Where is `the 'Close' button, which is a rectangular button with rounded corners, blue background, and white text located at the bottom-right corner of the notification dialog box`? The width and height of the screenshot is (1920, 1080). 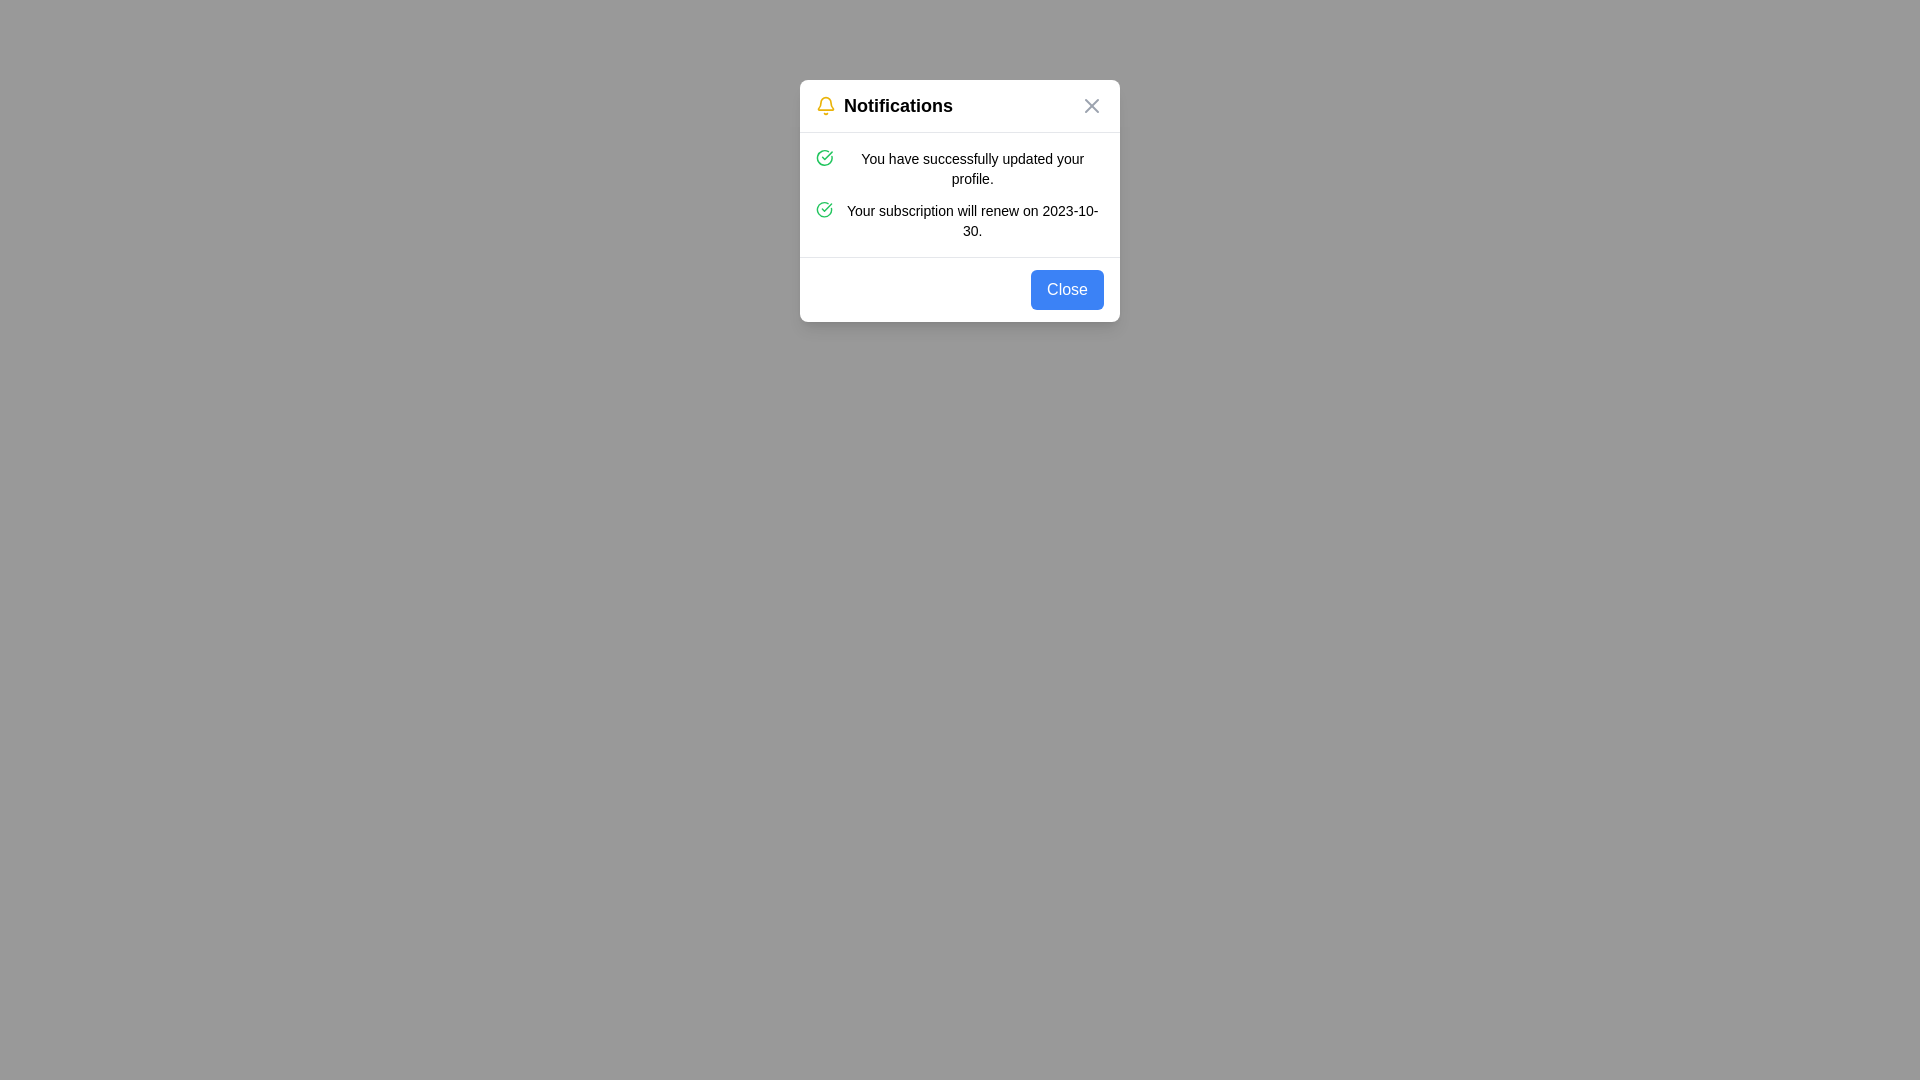 the 'Close' button, which is a rectangular button with rounded corners, blue background, and white text located at the bottom-right corner of the notification dialog box is located at coordinates (1066, 289).